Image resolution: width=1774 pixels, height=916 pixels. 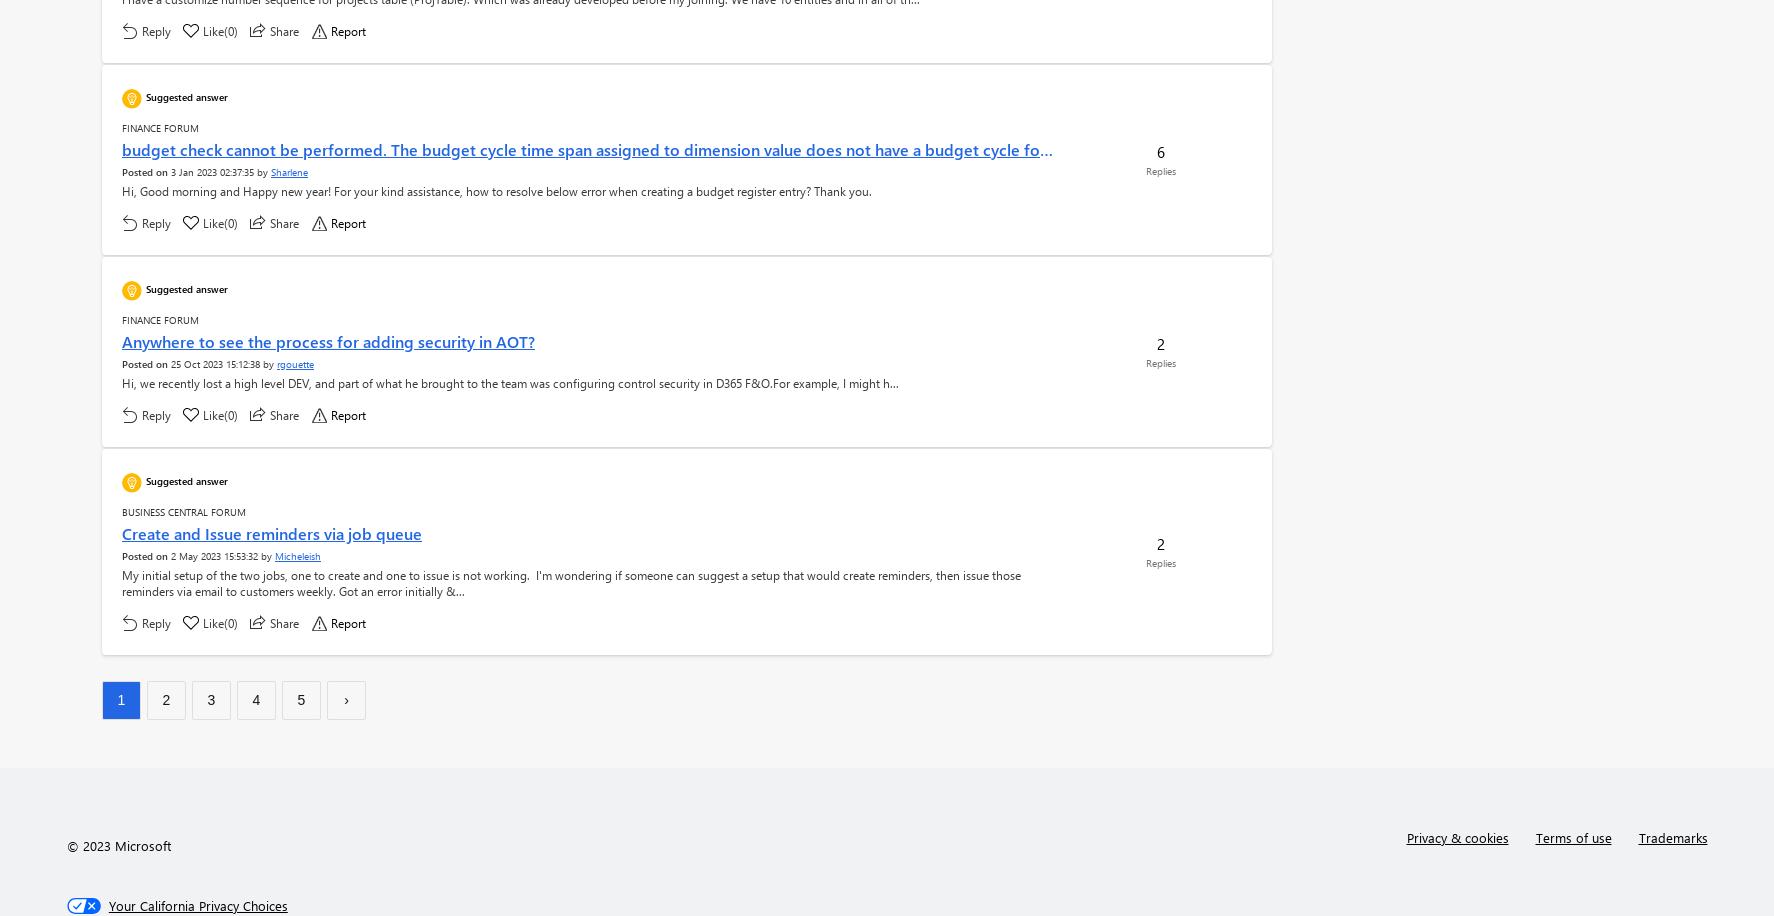 I want to click on '25 Oct 2023 15:12:38', so click(x=214, y=364).